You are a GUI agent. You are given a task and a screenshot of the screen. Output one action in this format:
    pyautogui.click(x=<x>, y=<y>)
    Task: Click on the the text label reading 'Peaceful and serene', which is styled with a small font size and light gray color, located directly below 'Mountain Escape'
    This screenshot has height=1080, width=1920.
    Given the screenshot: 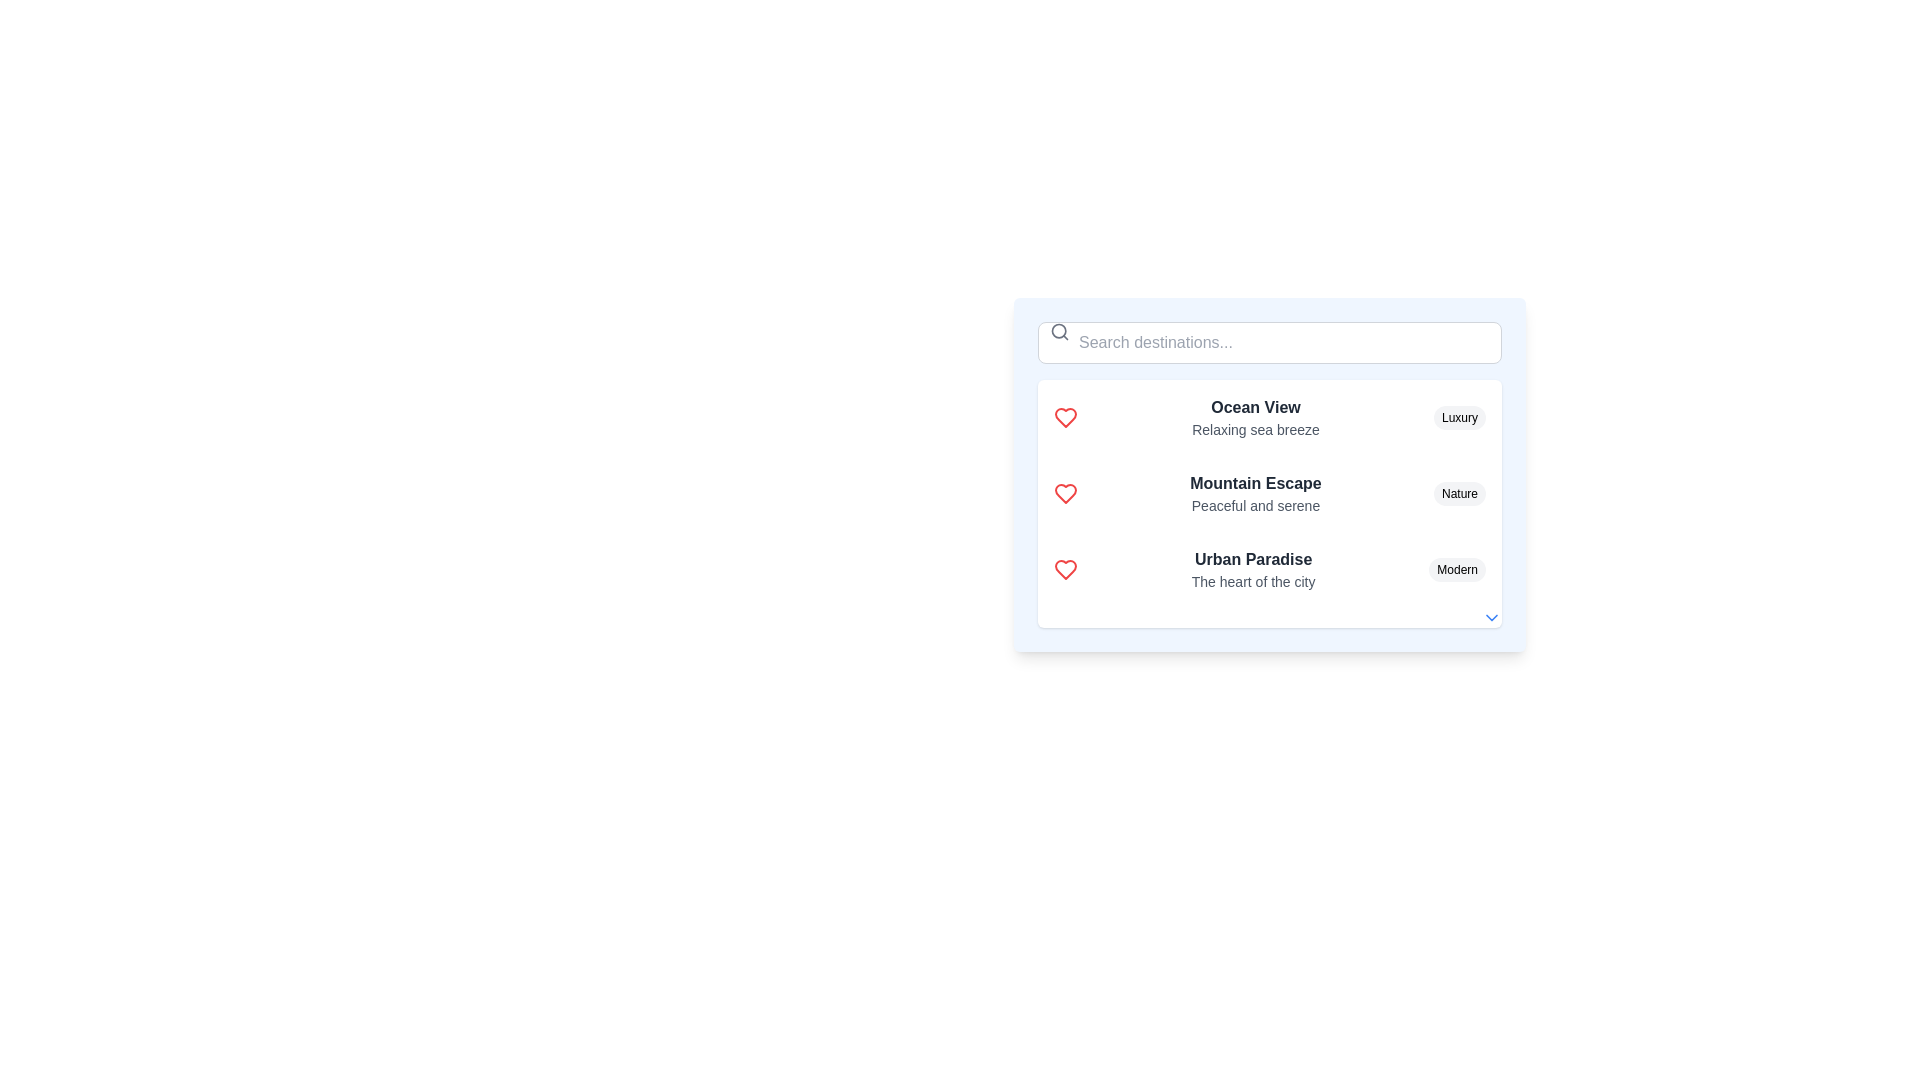 What is the action you would take?
    pyautogui.click(x=1255, y=504)
    